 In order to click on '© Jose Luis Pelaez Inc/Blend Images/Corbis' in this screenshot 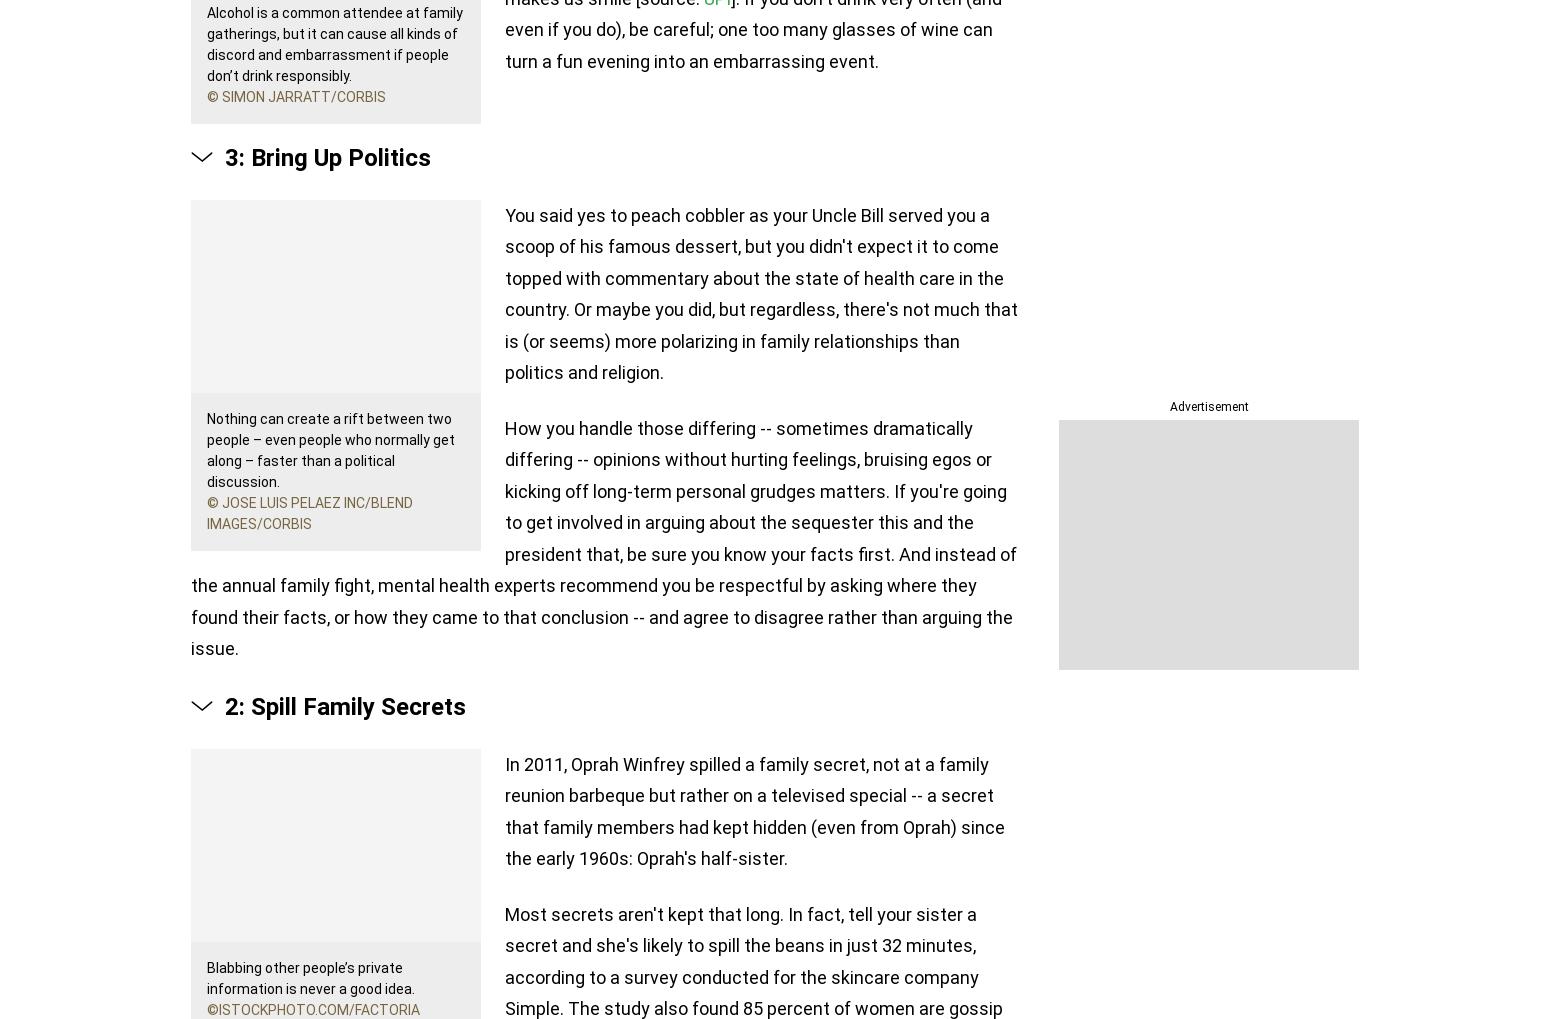, I will do `click(310, 512)`.